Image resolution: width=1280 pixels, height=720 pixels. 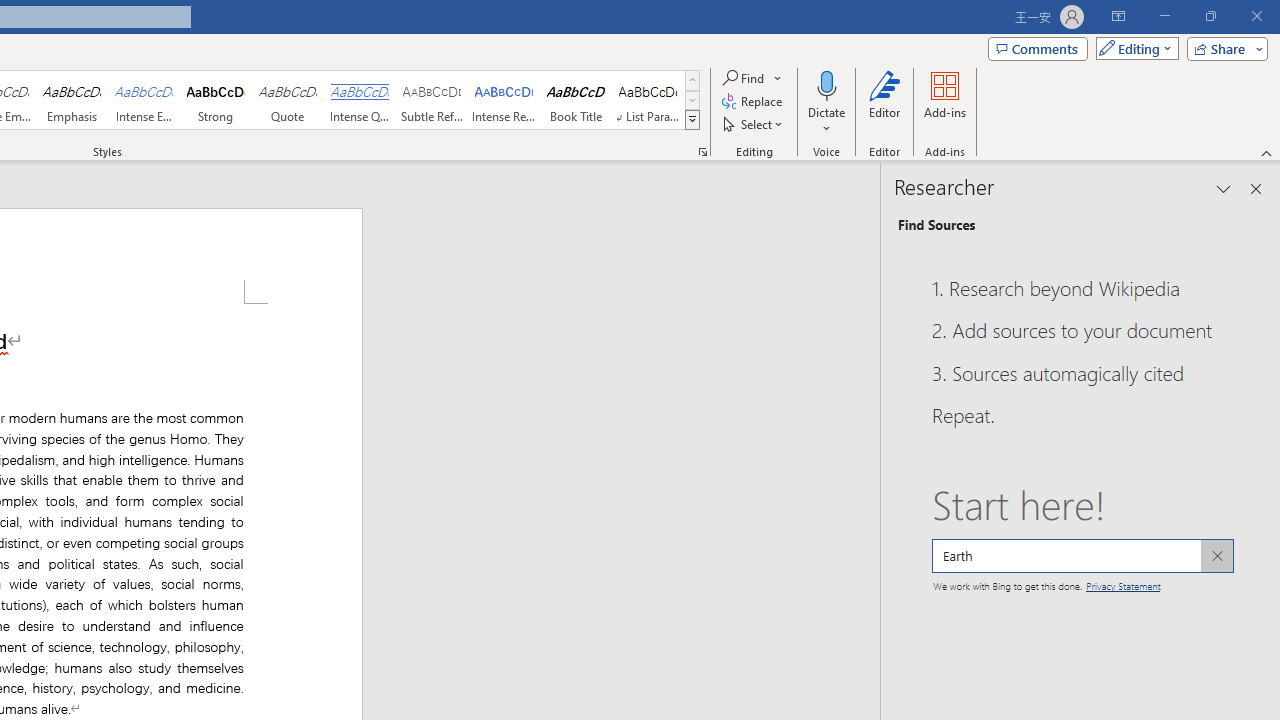 I want to click on 'Intense Reference', so click(x=504, y=100).